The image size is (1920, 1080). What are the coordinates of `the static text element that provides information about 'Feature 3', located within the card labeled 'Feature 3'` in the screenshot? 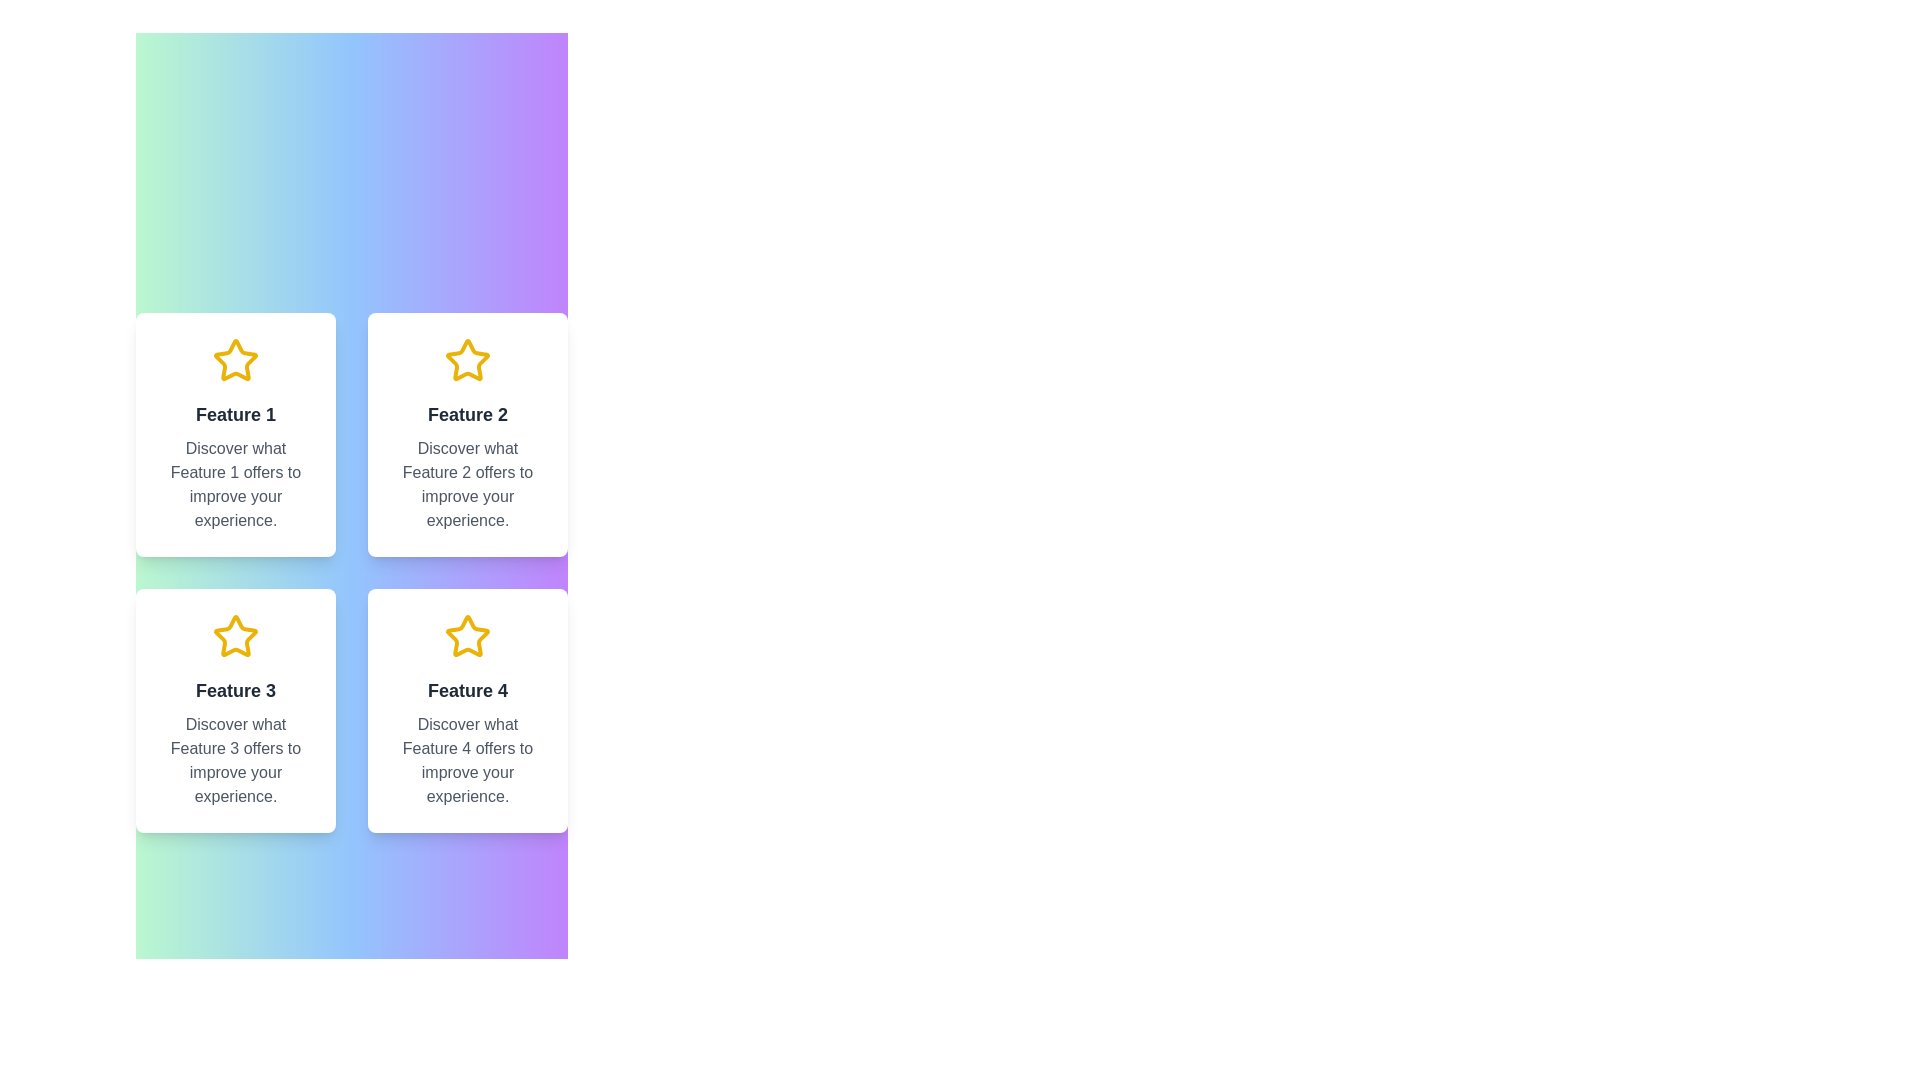 It's located at (235, 760).